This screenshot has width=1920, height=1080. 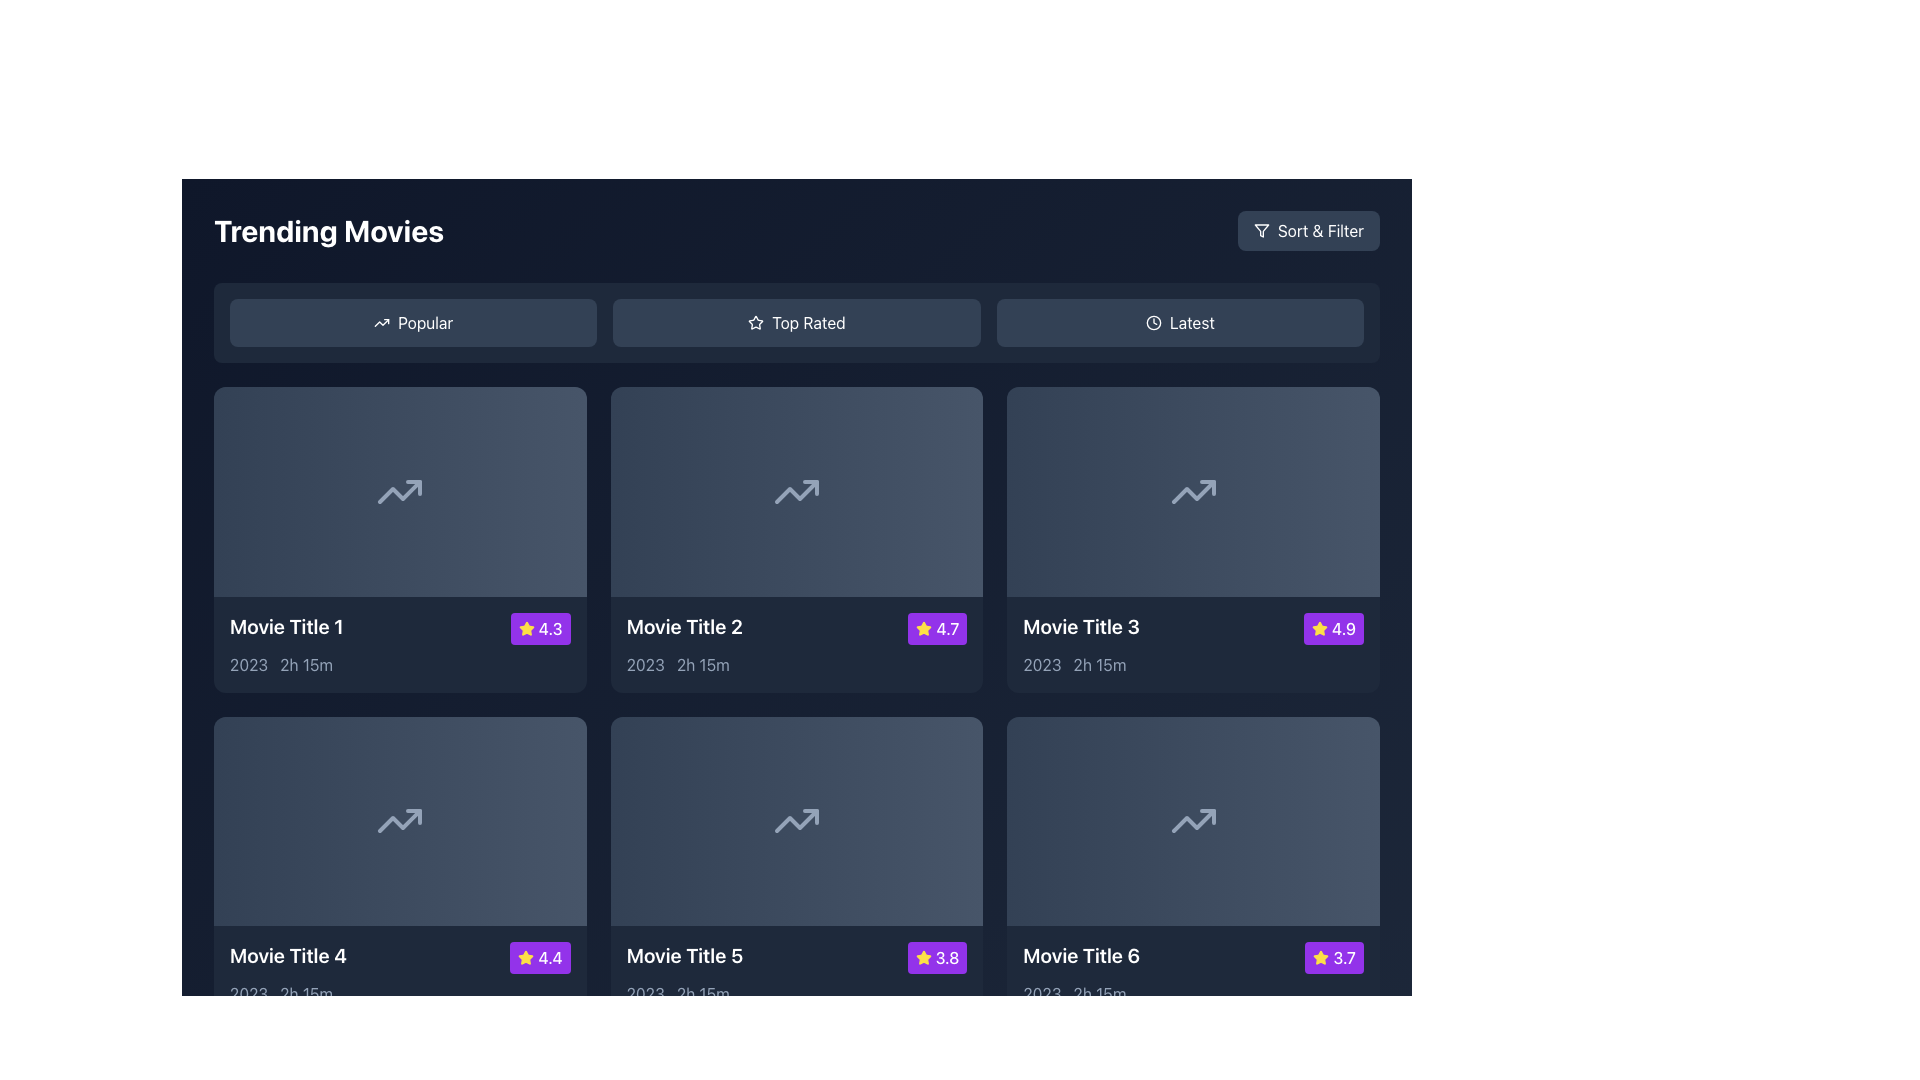 What do you see at coordinates (400, 821) in the screenshot?
I see `the small arrow-shaped icon resembling a trending upwards graph located within the fourth movie in the 'Trending Movies' section` at bounding box center [400, 821].